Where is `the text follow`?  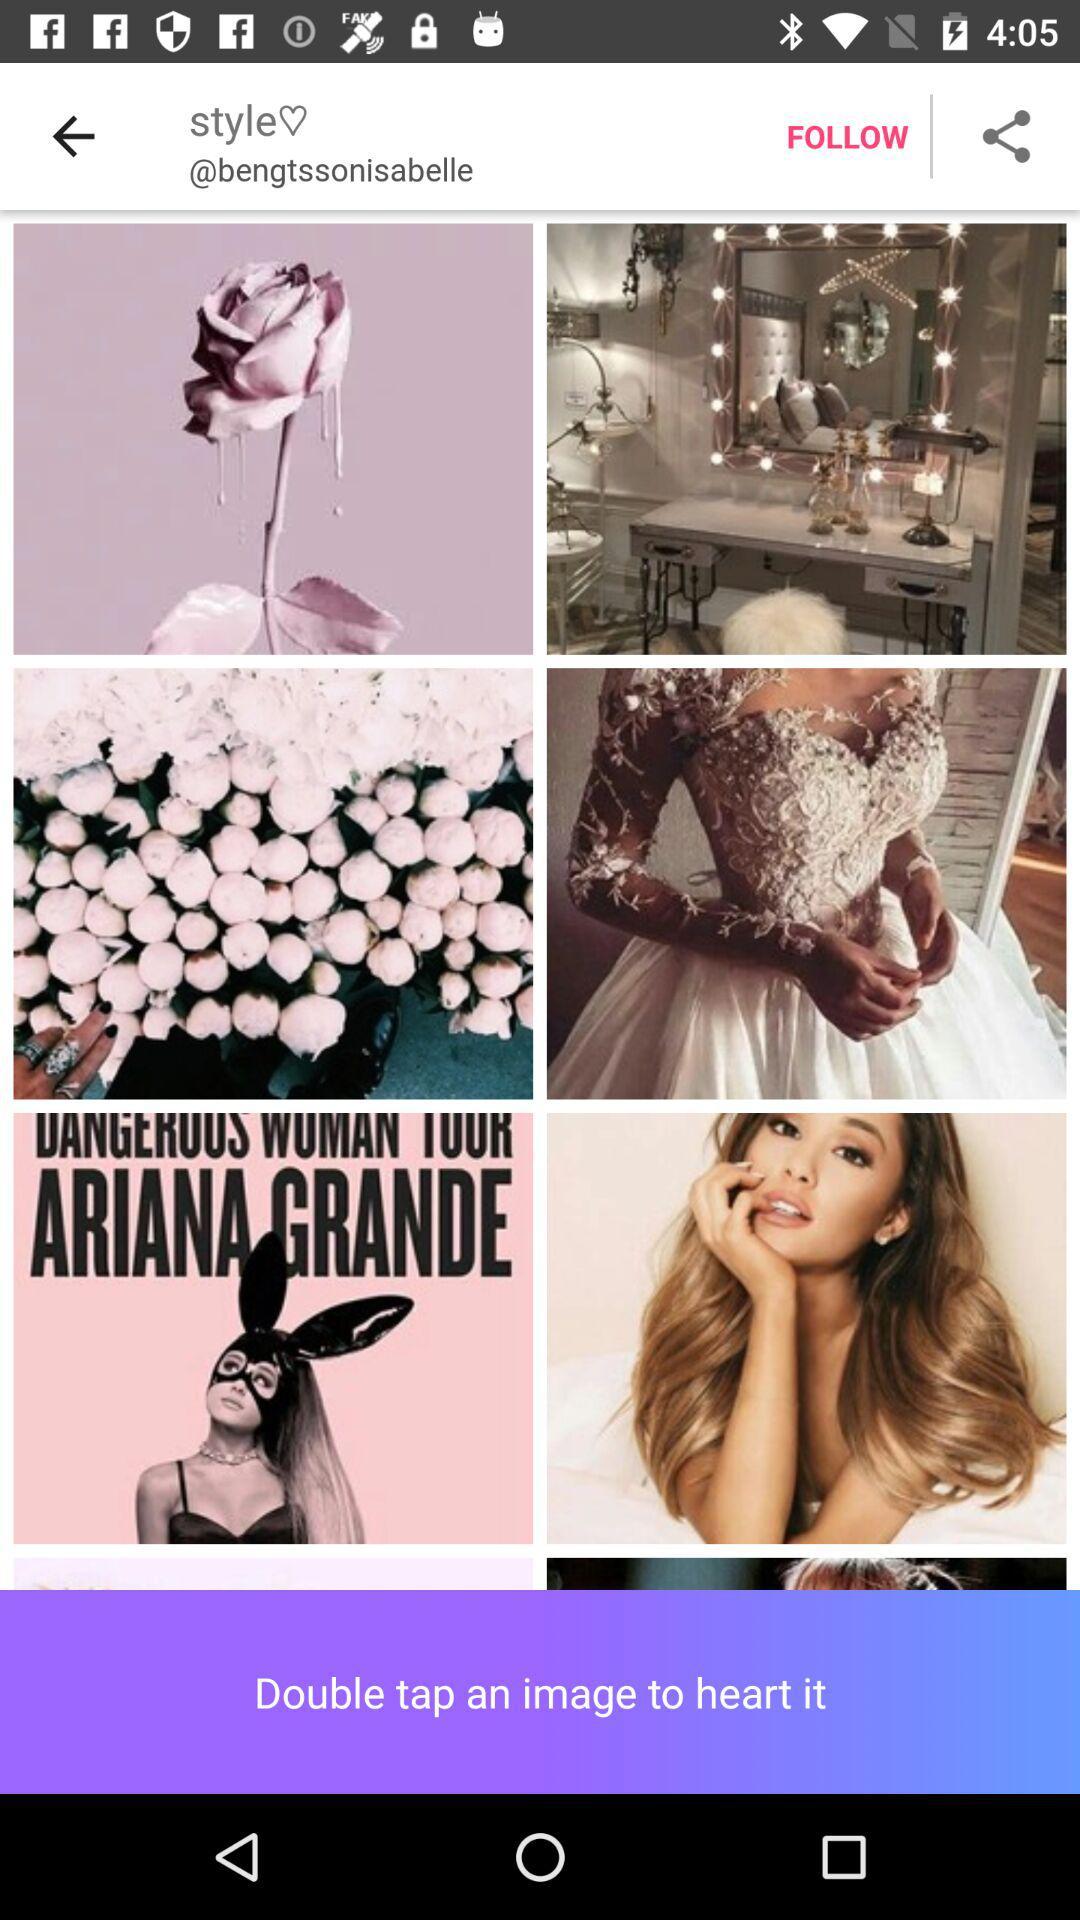 the text follow is located at coordinates (848, 135).